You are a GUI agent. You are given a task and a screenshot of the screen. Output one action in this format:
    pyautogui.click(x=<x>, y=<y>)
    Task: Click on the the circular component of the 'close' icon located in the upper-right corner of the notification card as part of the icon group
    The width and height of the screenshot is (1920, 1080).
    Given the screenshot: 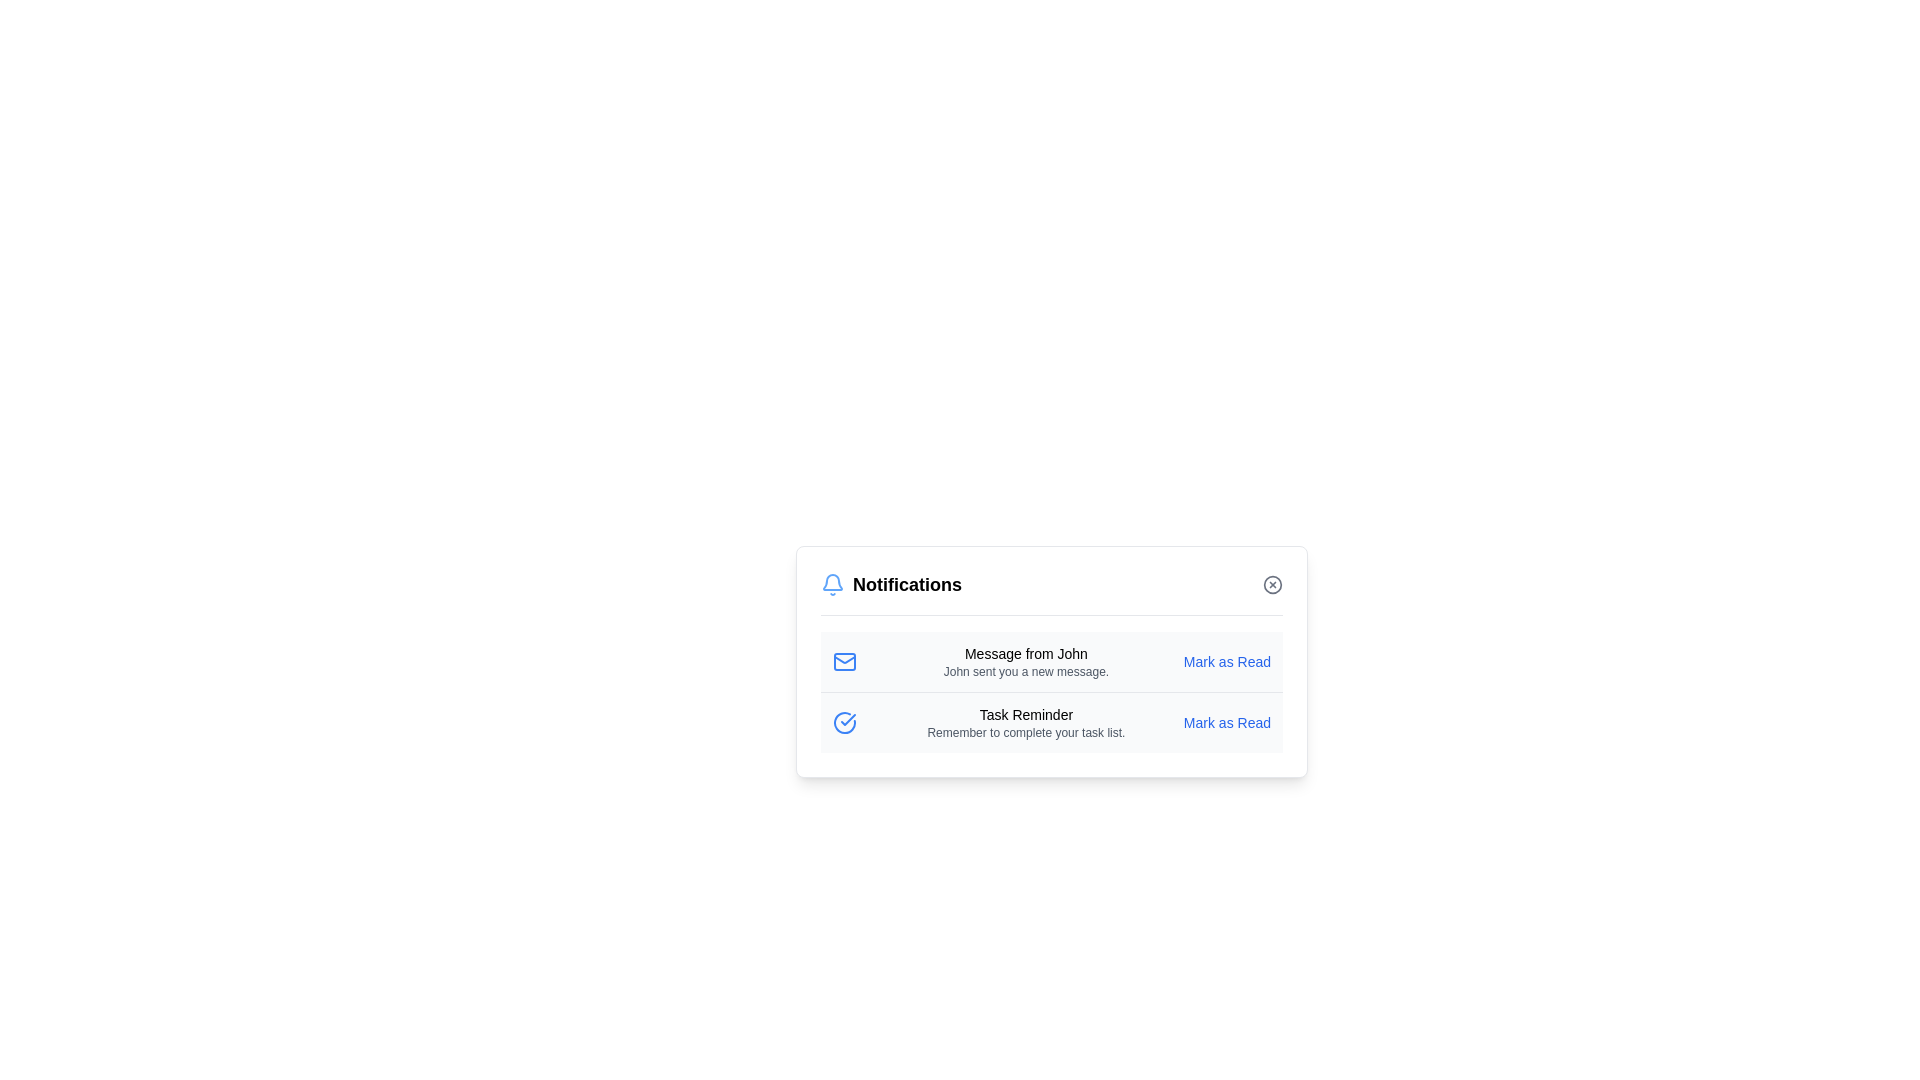 What is the action you would take?
    pyautogui.click(x=1271, y=585)
    